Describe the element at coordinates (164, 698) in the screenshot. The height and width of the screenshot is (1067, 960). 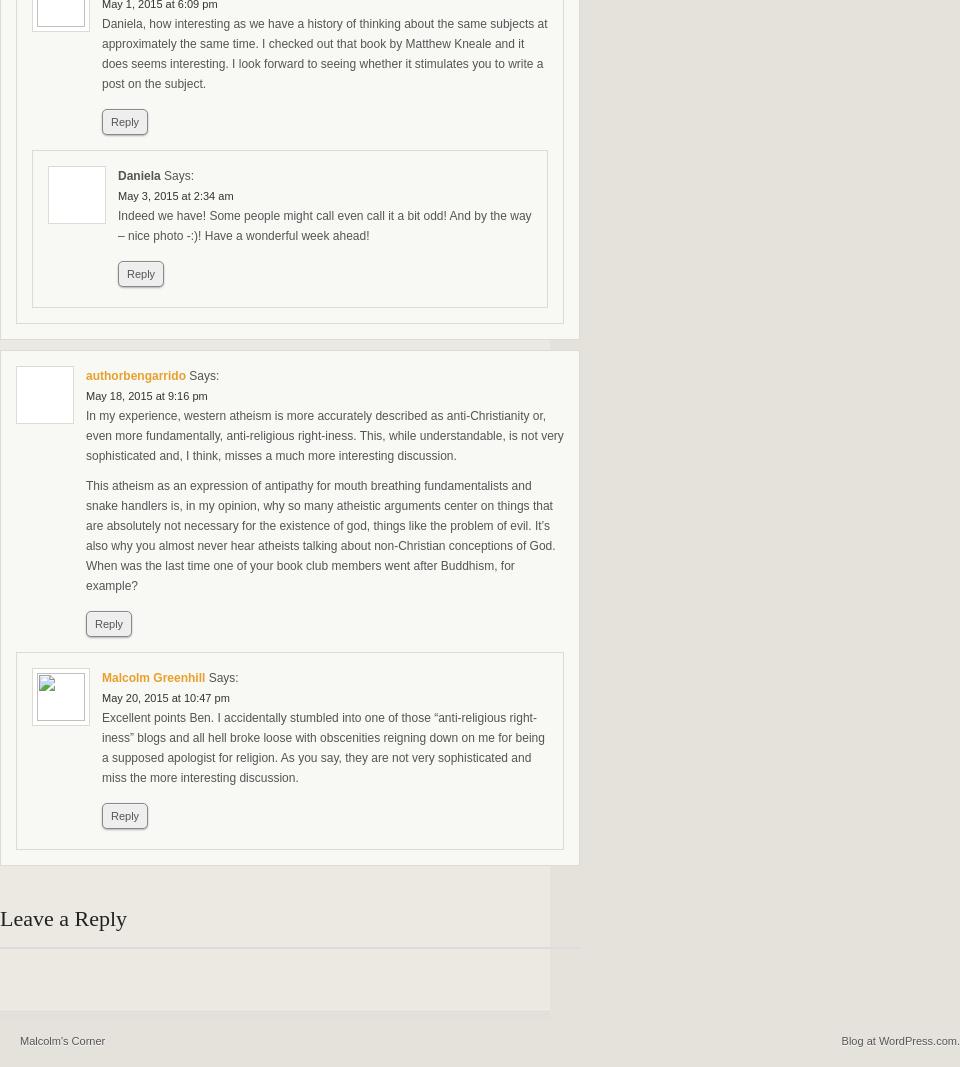
I see `'May 20, 2015 at 10:47 pm'` at that location.